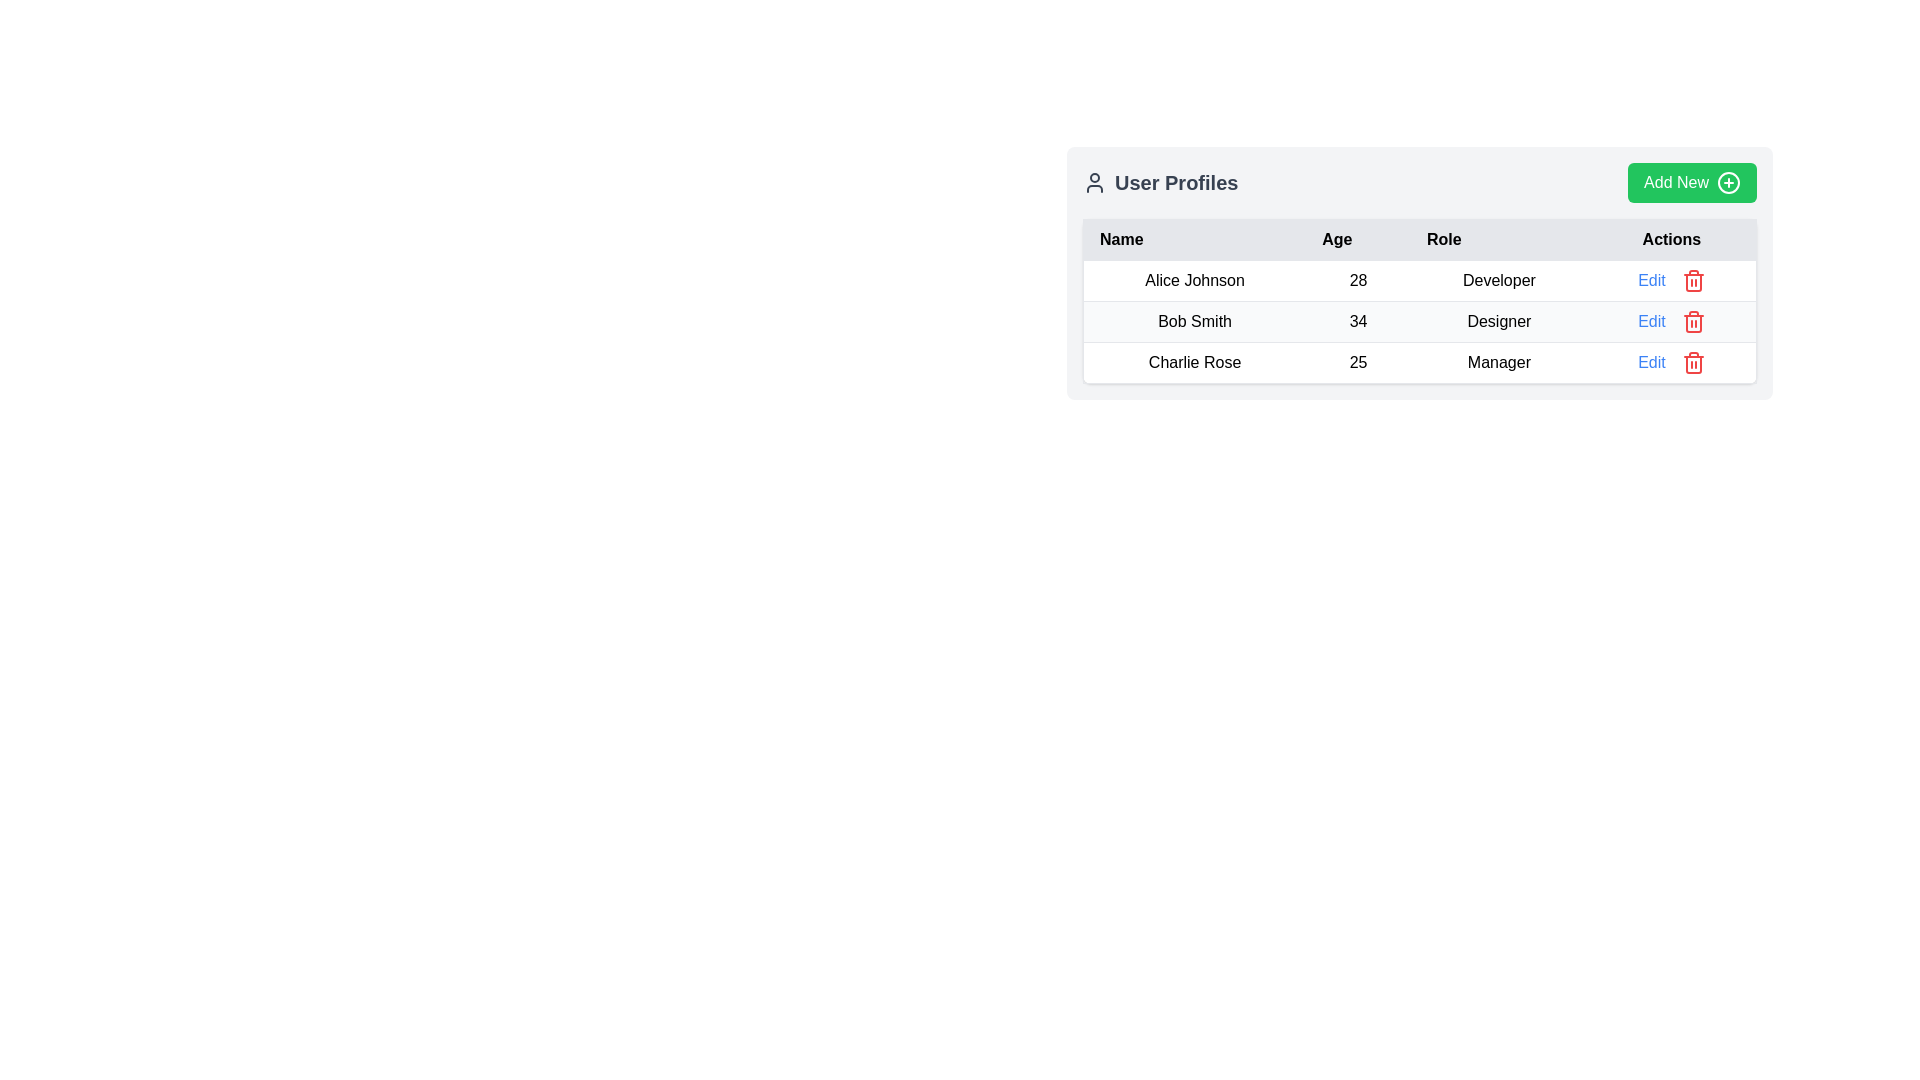 The height and width of the screenshot is (1080, 1920). Describe the element at coordinates (1358, 362) in the screenshot. I see `the 'Age' column cell displaying the value '25' in the table titled 'User Profiles'` at that location.